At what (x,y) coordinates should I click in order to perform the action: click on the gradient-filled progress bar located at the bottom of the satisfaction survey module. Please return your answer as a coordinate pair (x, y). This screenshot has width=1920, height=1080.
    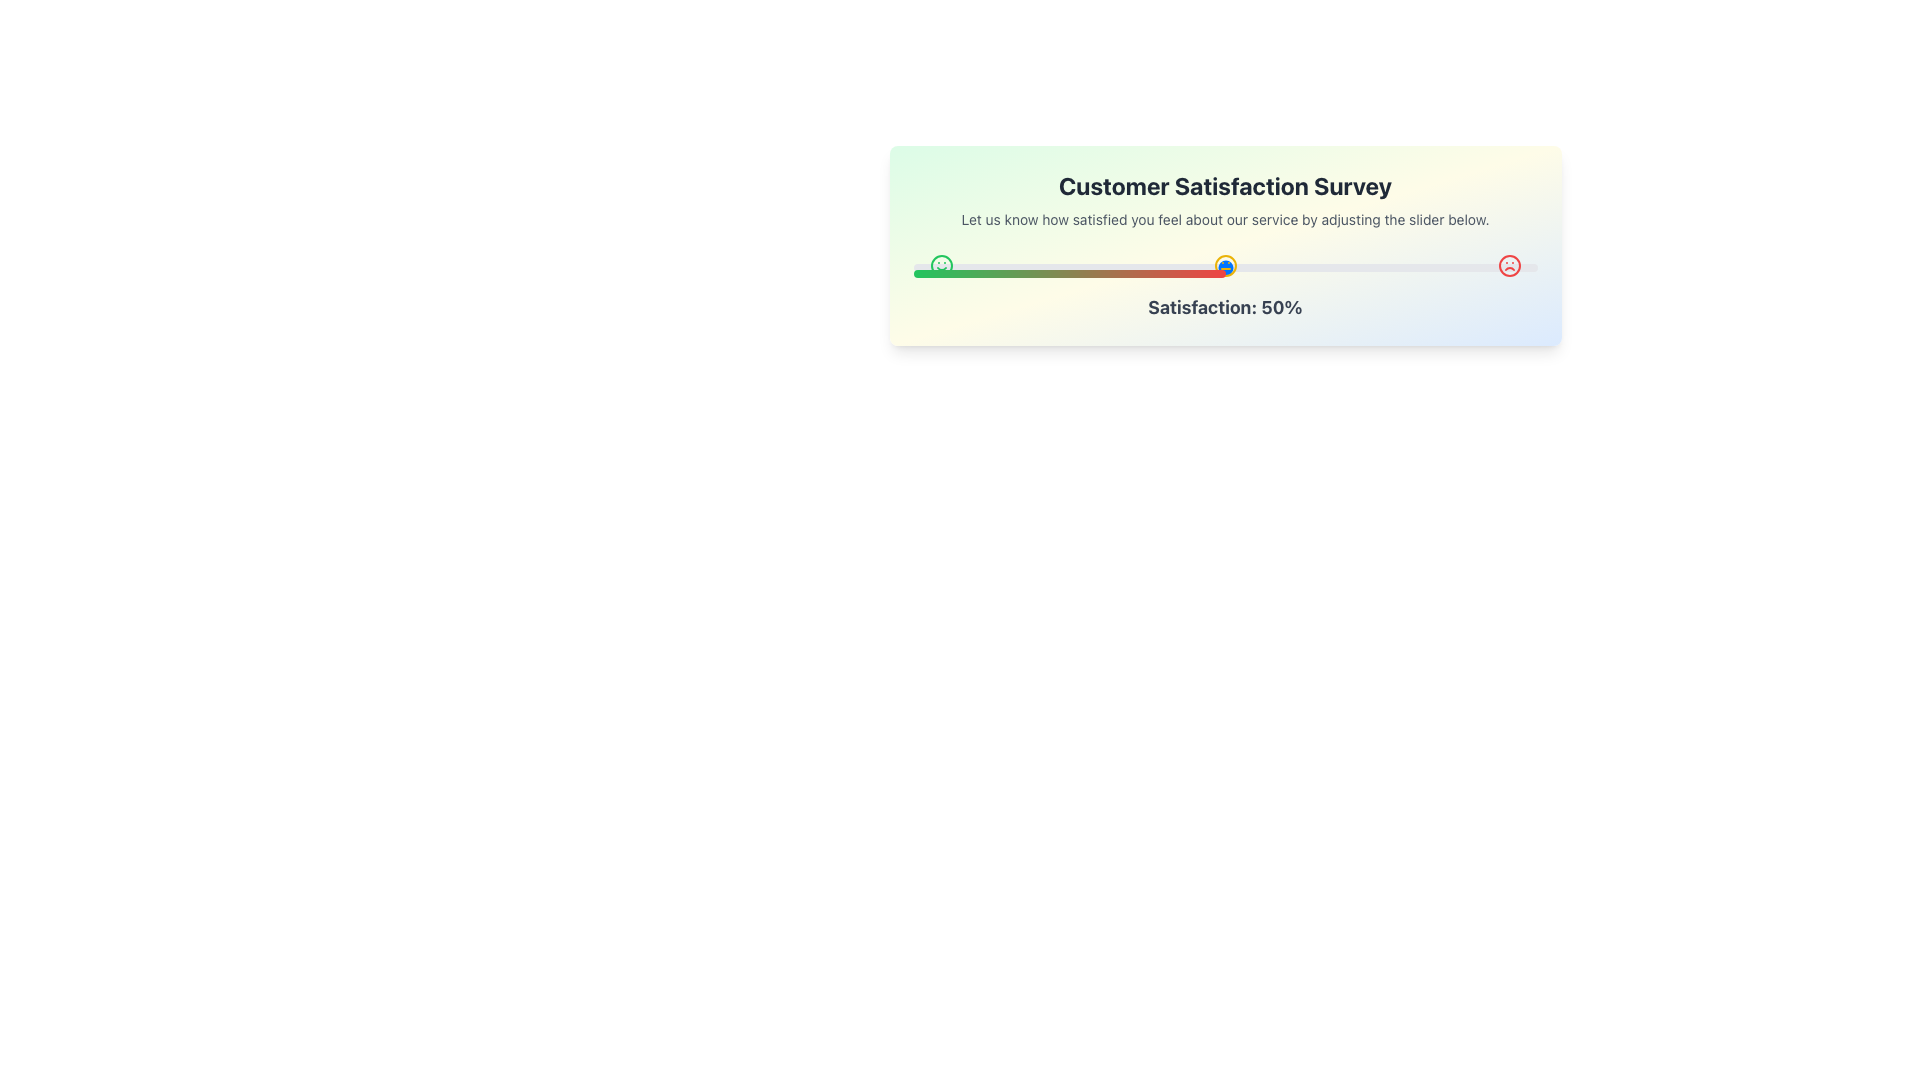
    Looking at the image, I should click on (1068, 273).